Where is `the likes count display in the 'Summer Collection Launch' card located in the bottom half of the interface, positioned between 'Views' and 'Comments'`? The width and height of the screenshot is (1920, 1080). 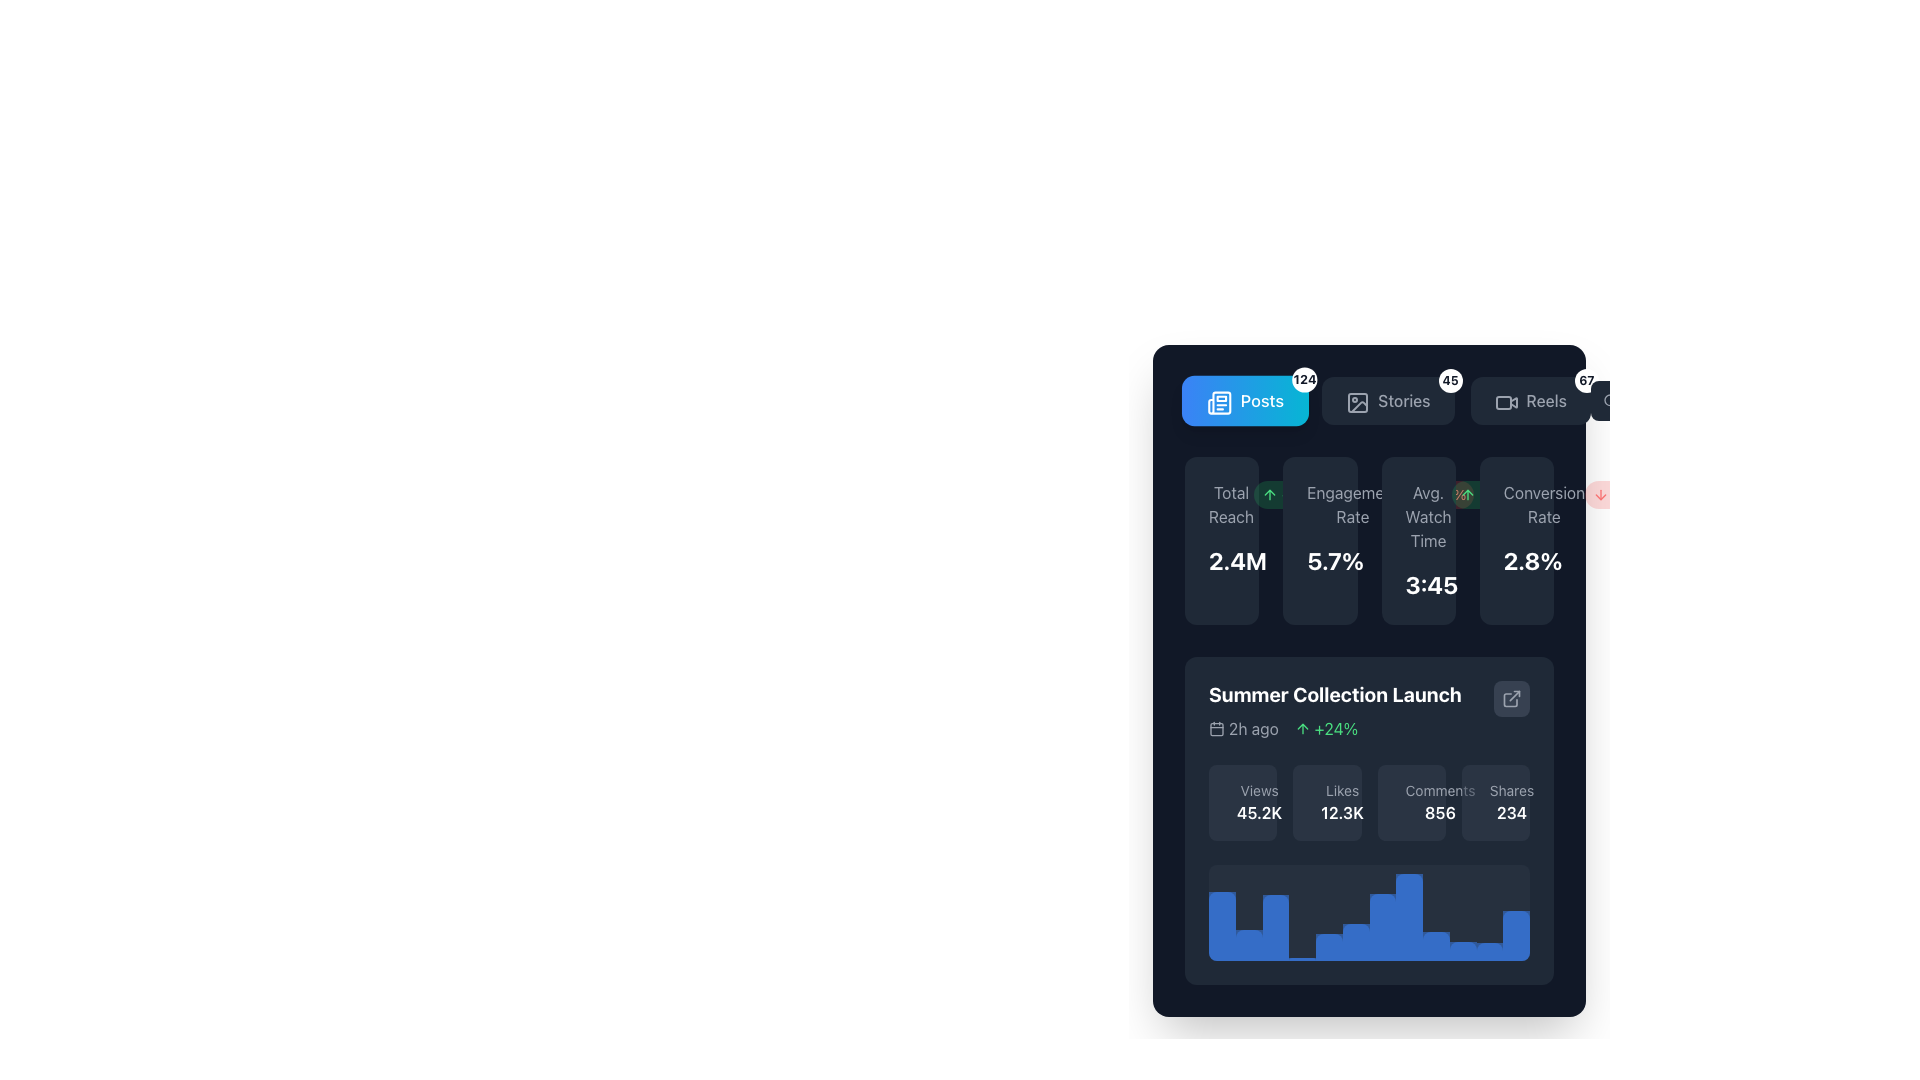 the likes count display in the 'Summer Collection Launch' card located in the bottom half of the interface, positioned between 'Views' and 'Comments' is located at coordinates (1342, 801).